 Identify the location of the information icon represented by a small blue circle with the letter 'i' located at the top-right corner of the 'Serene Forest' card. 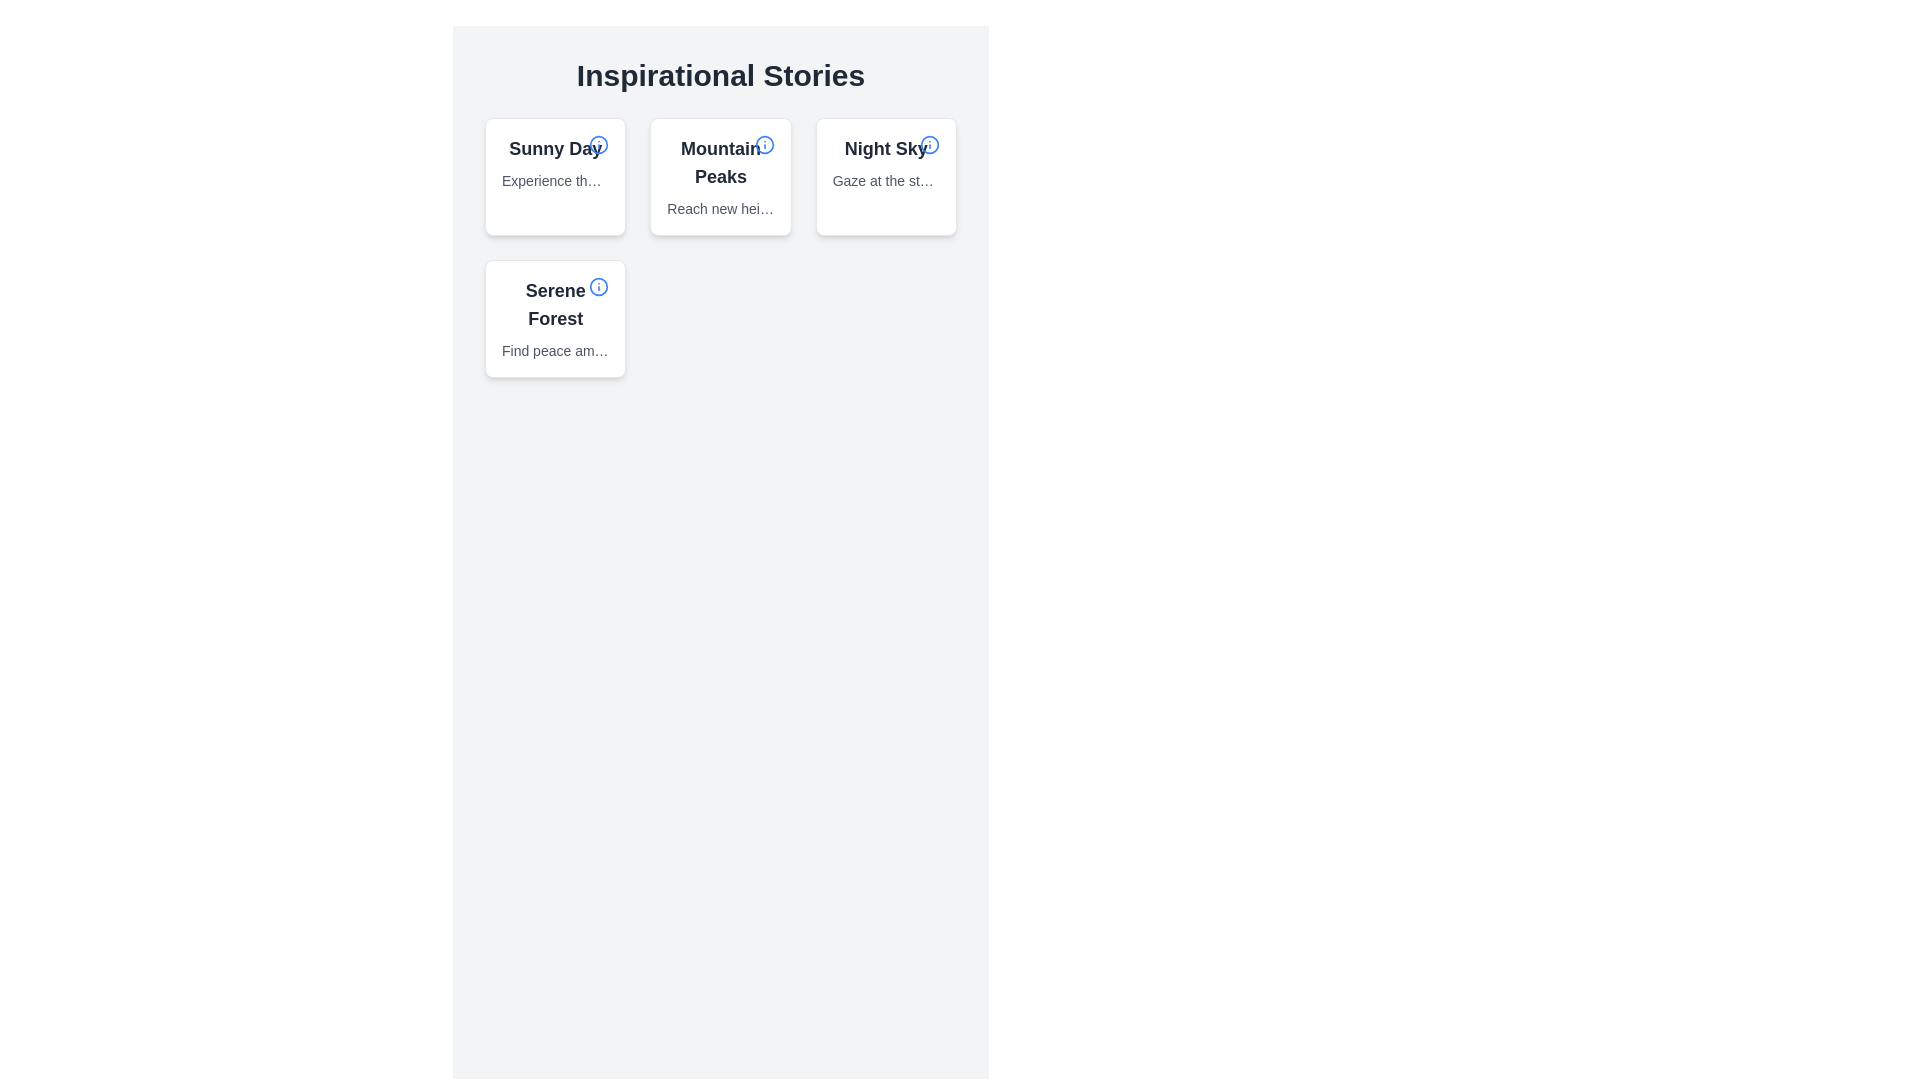
(598, 286).